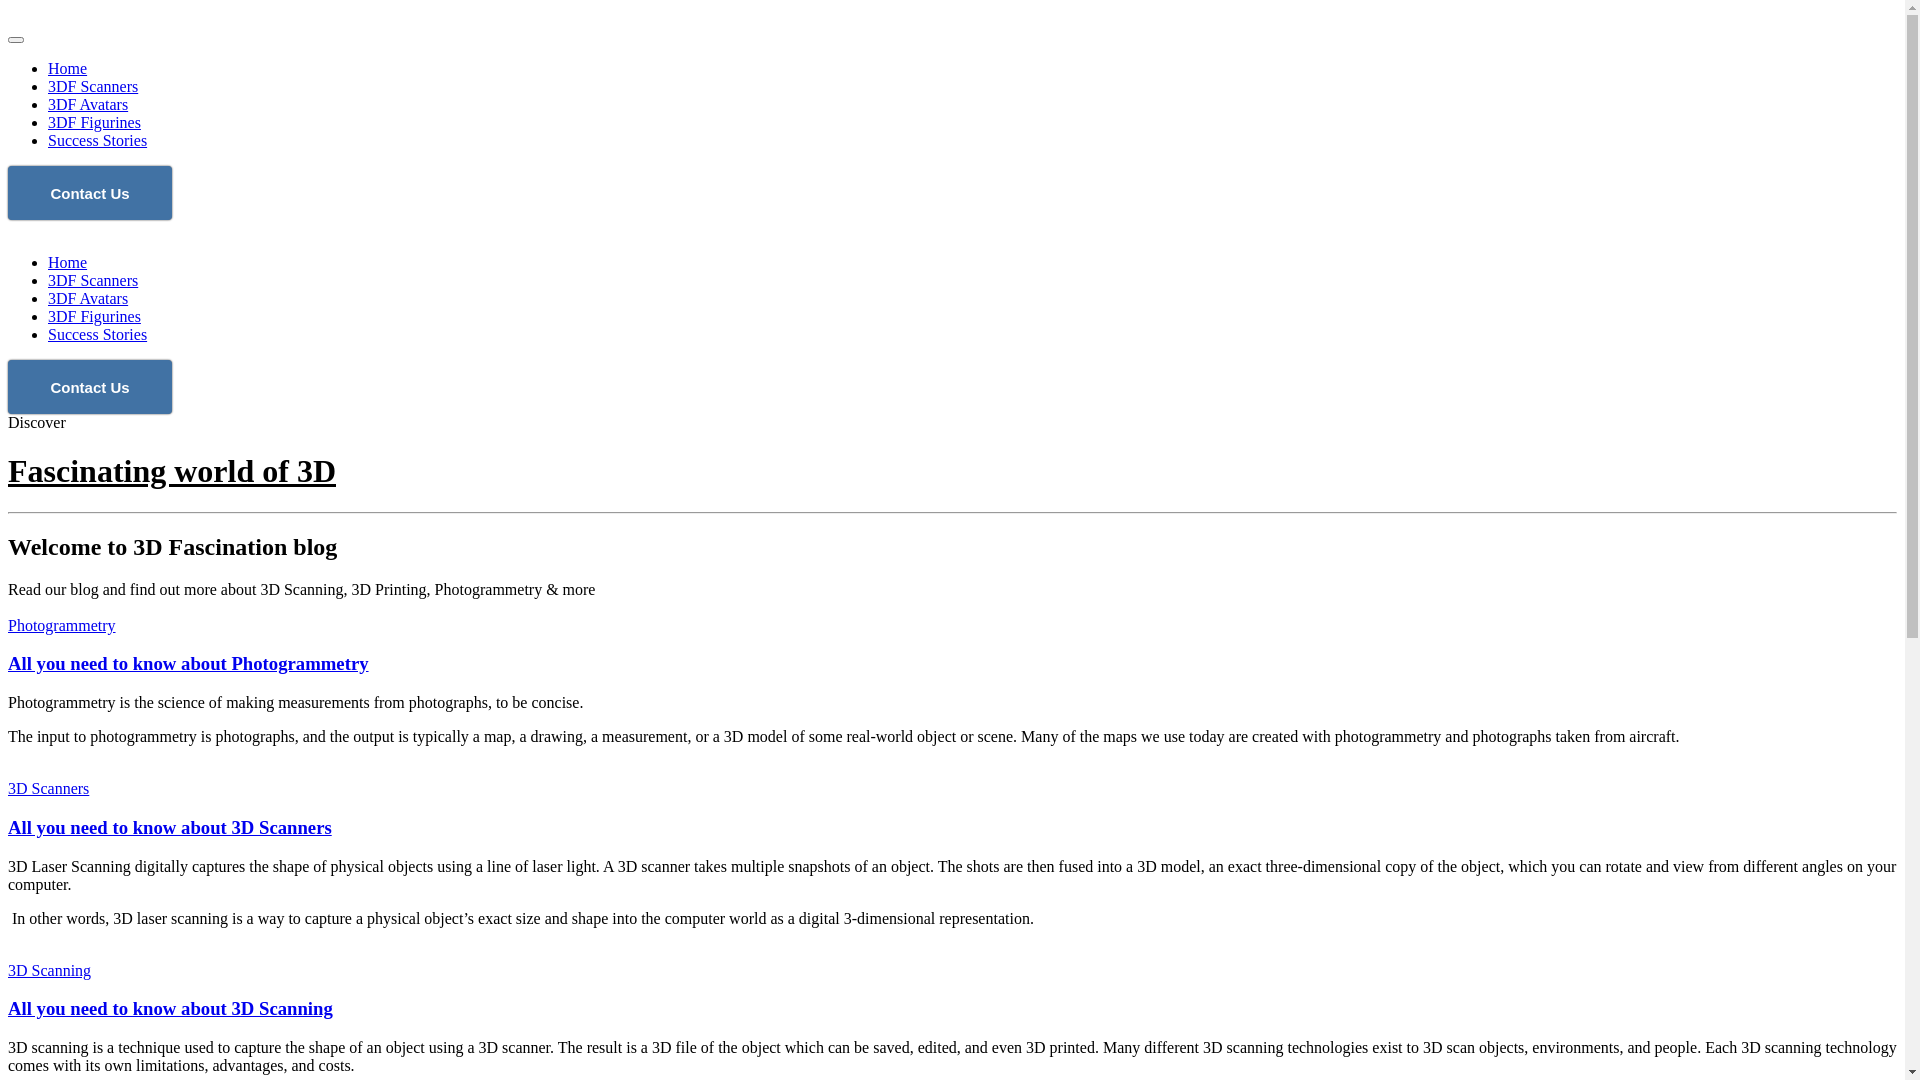 The width and height of the screenshot is (1920, 1080). Describe the element at coordinates (170, 1008) in the screenshot. I see `'All you need to know about 3D Scanning'` at that location.